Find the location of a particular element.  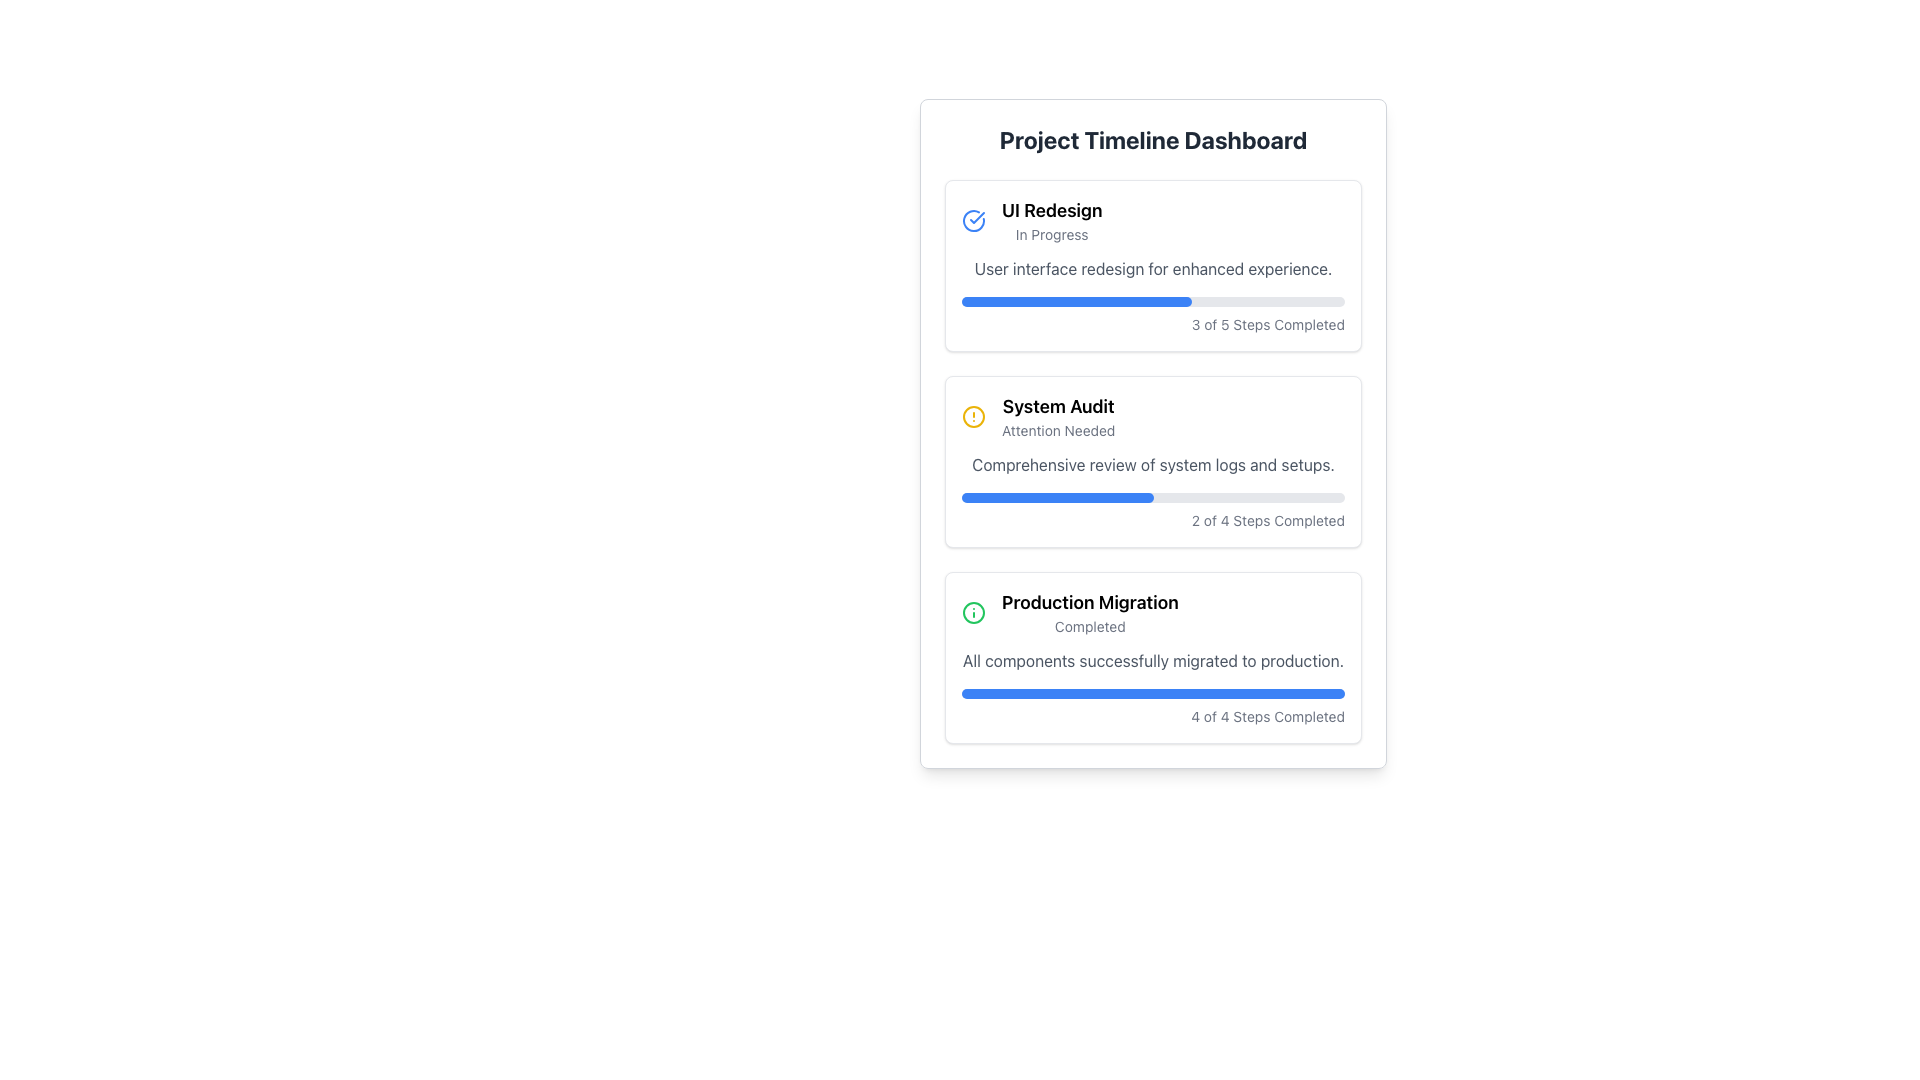

the blue circular icon with a checkmark inside, located under the 'Project Timeline Dashboard' heading and part of the 'UI Redesign' section is located at coordinates (974, 220).